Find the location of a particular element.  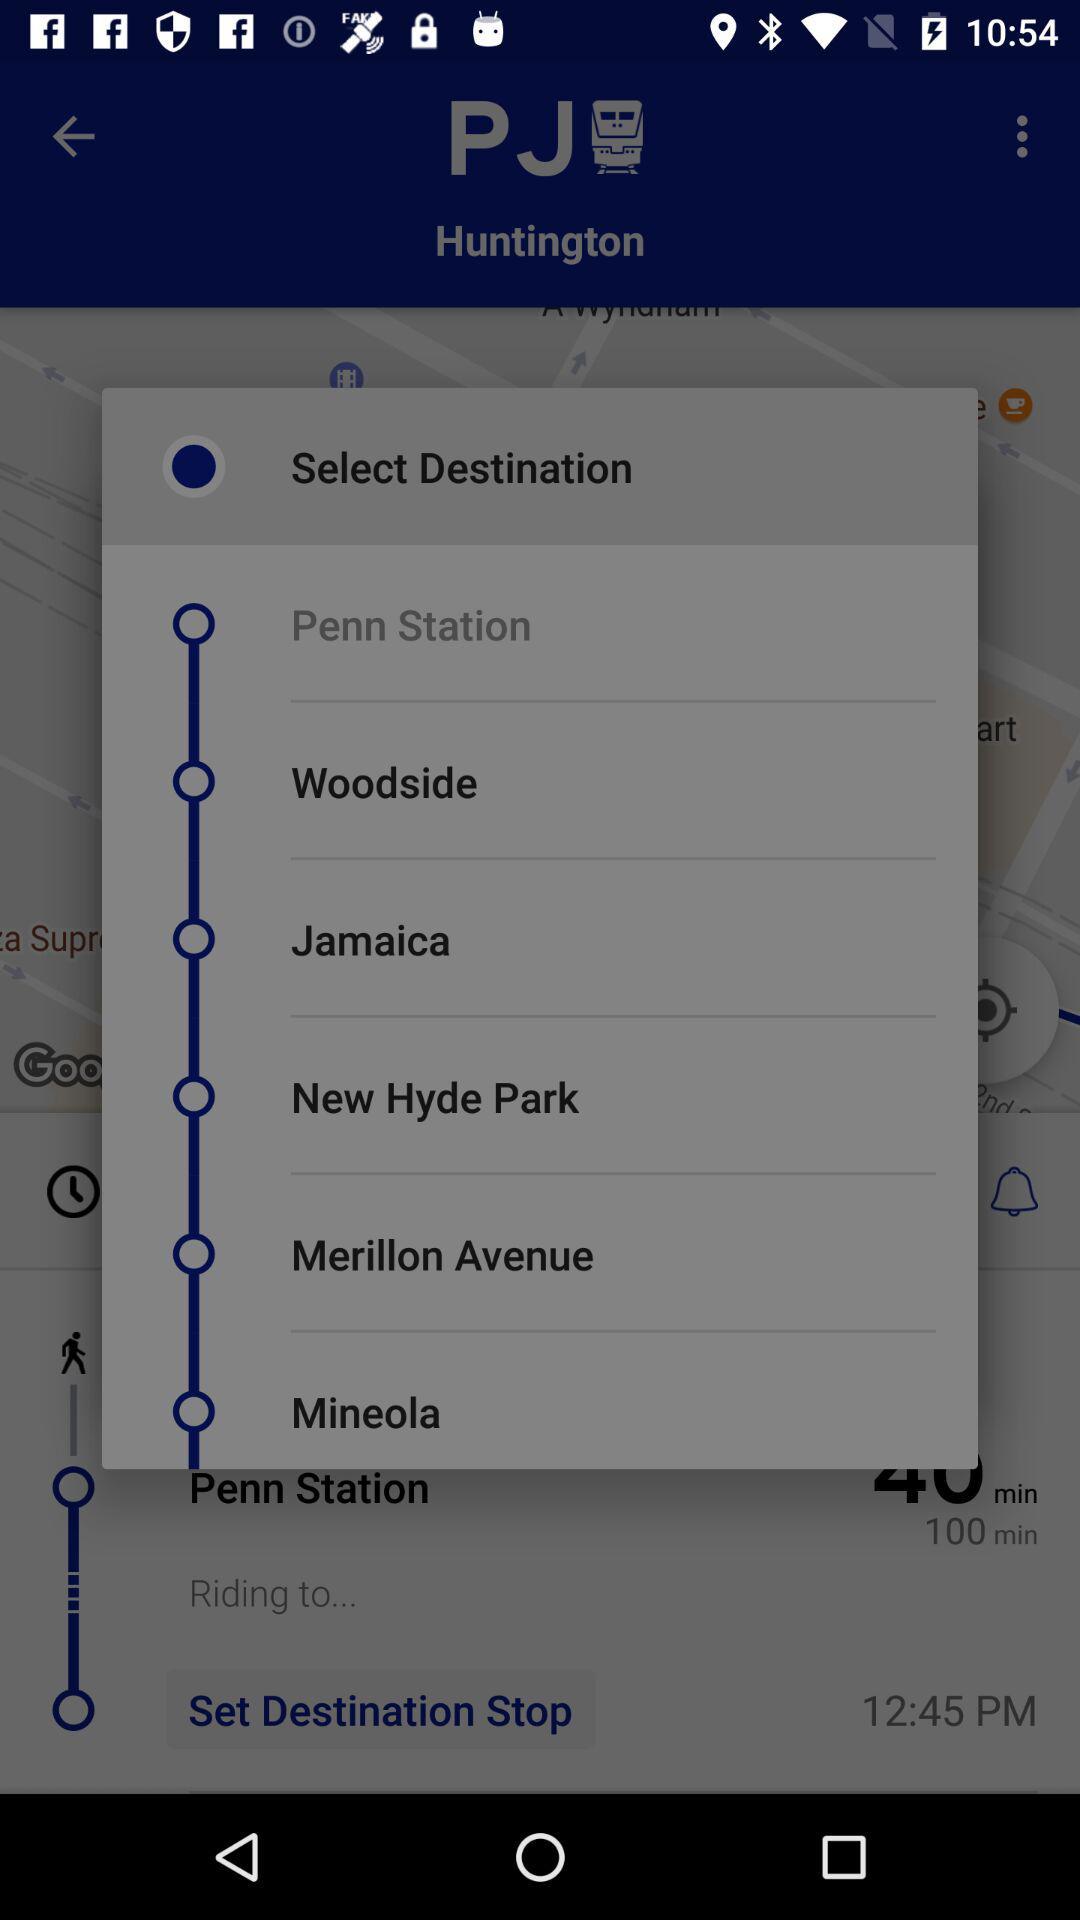

item below the woodside item is located at coordinates (612, 858).